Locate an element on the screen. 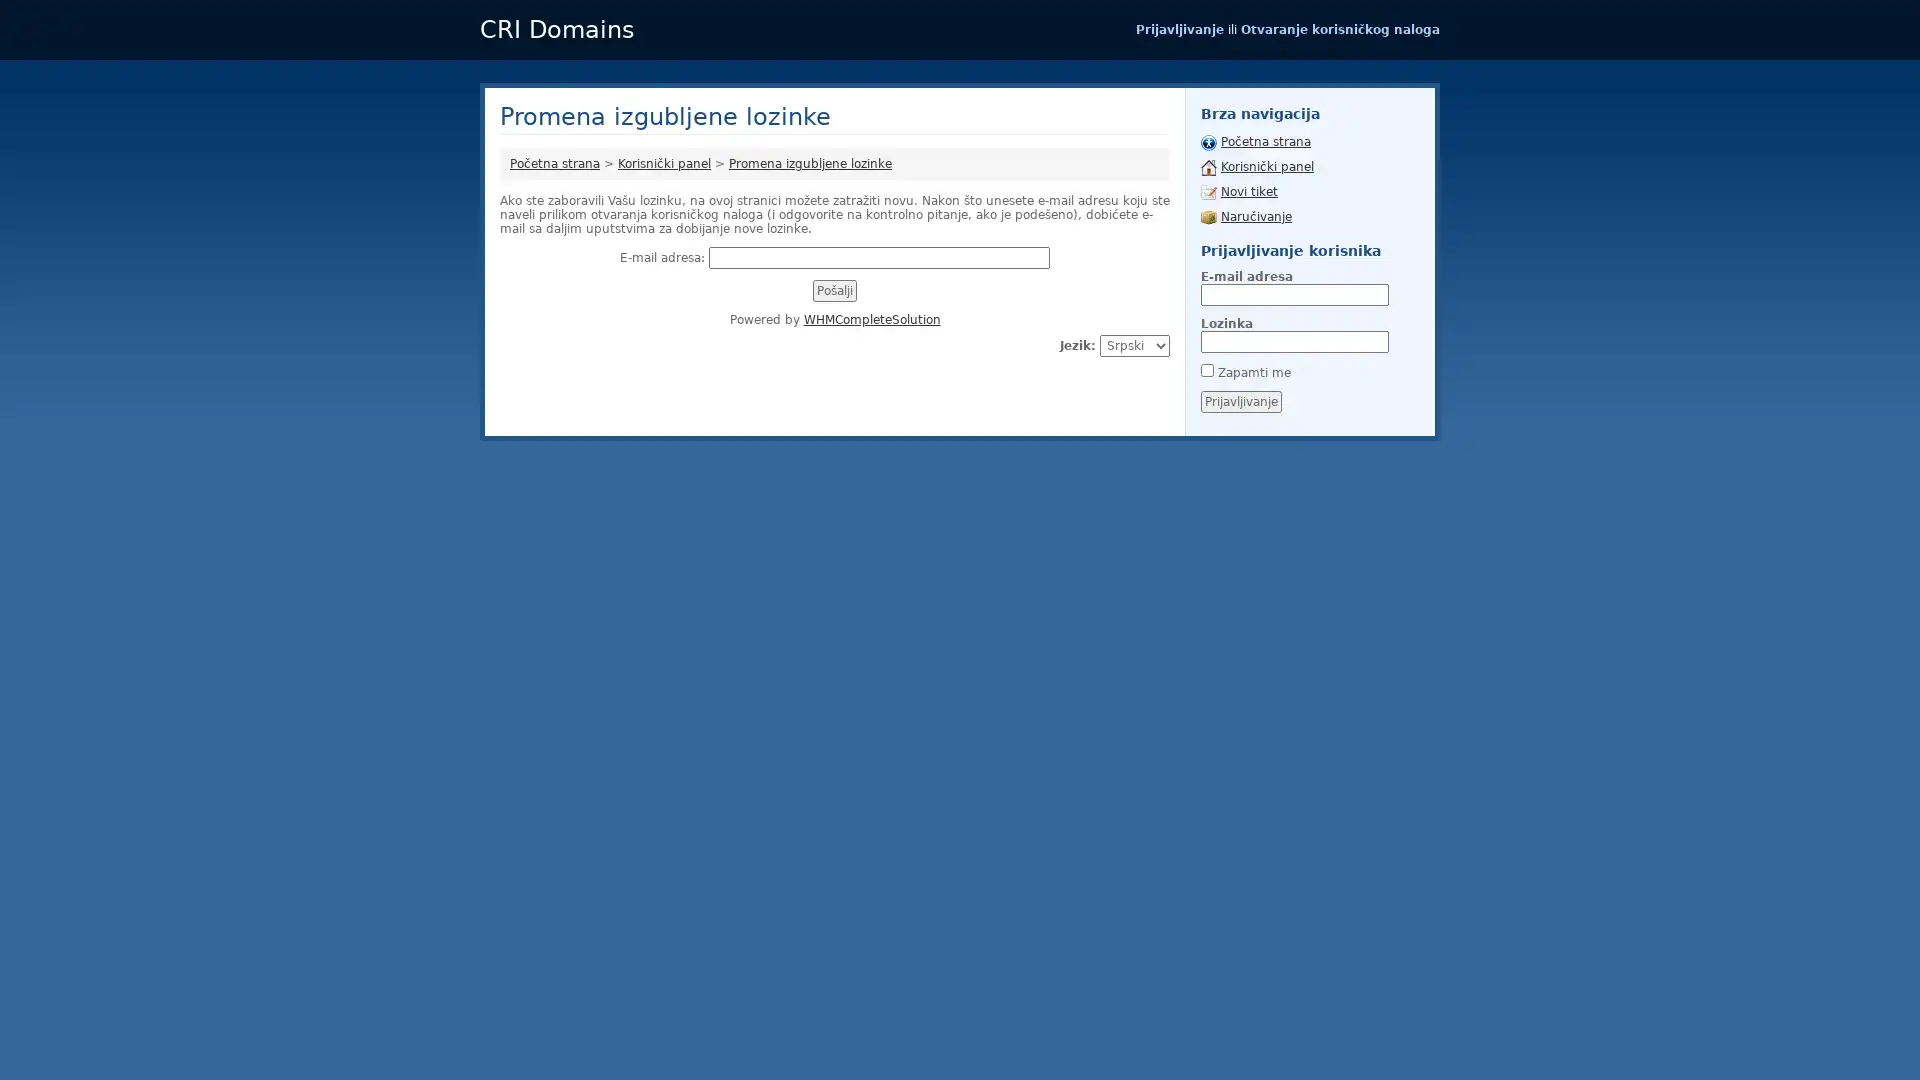 The width and height of the screenshot is (1920, 1080). Prijavljivanje is located at coordinates (1240, 401).